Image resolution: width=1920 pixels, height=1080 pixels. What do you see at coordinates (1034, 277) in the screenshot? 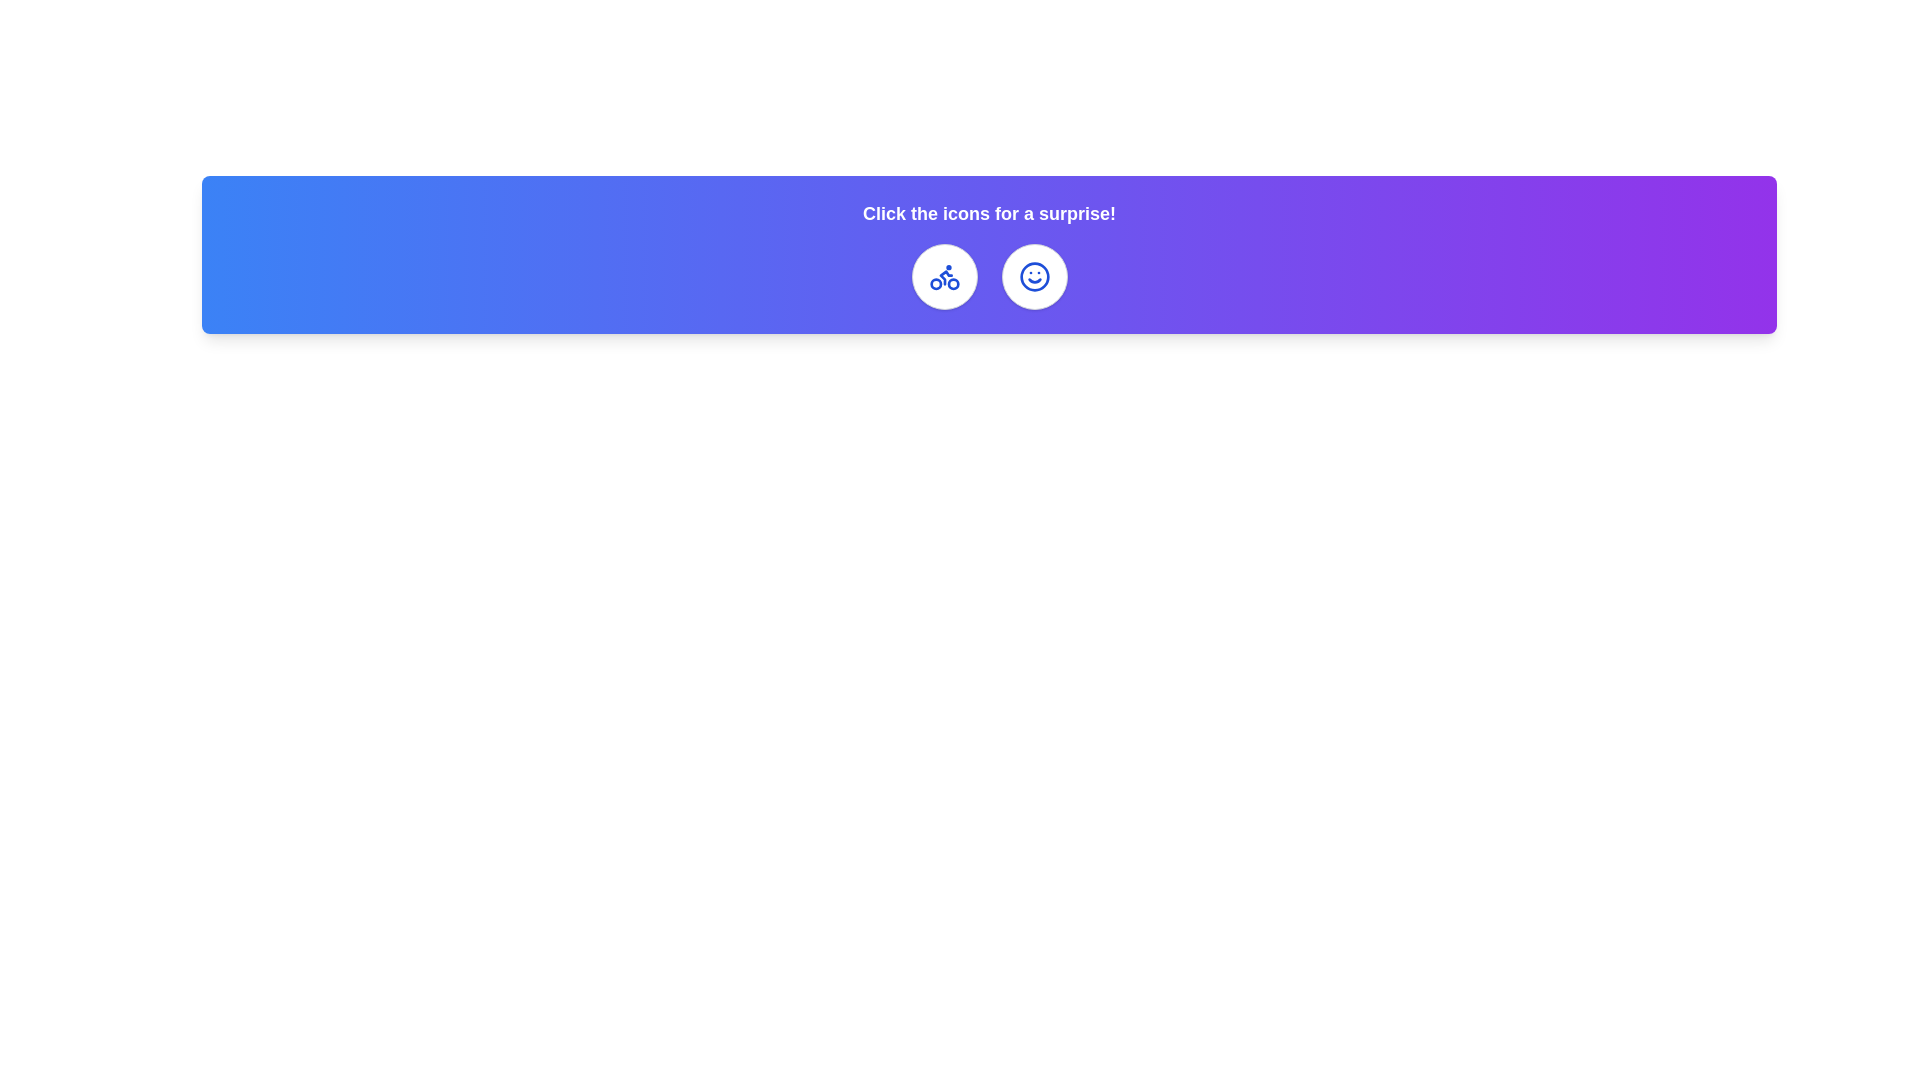
I see `the circular button with a blue smiling face icon, located on the right side of a horizontal group of two buttons in the gradient header` at bounding box center [1034, 277].